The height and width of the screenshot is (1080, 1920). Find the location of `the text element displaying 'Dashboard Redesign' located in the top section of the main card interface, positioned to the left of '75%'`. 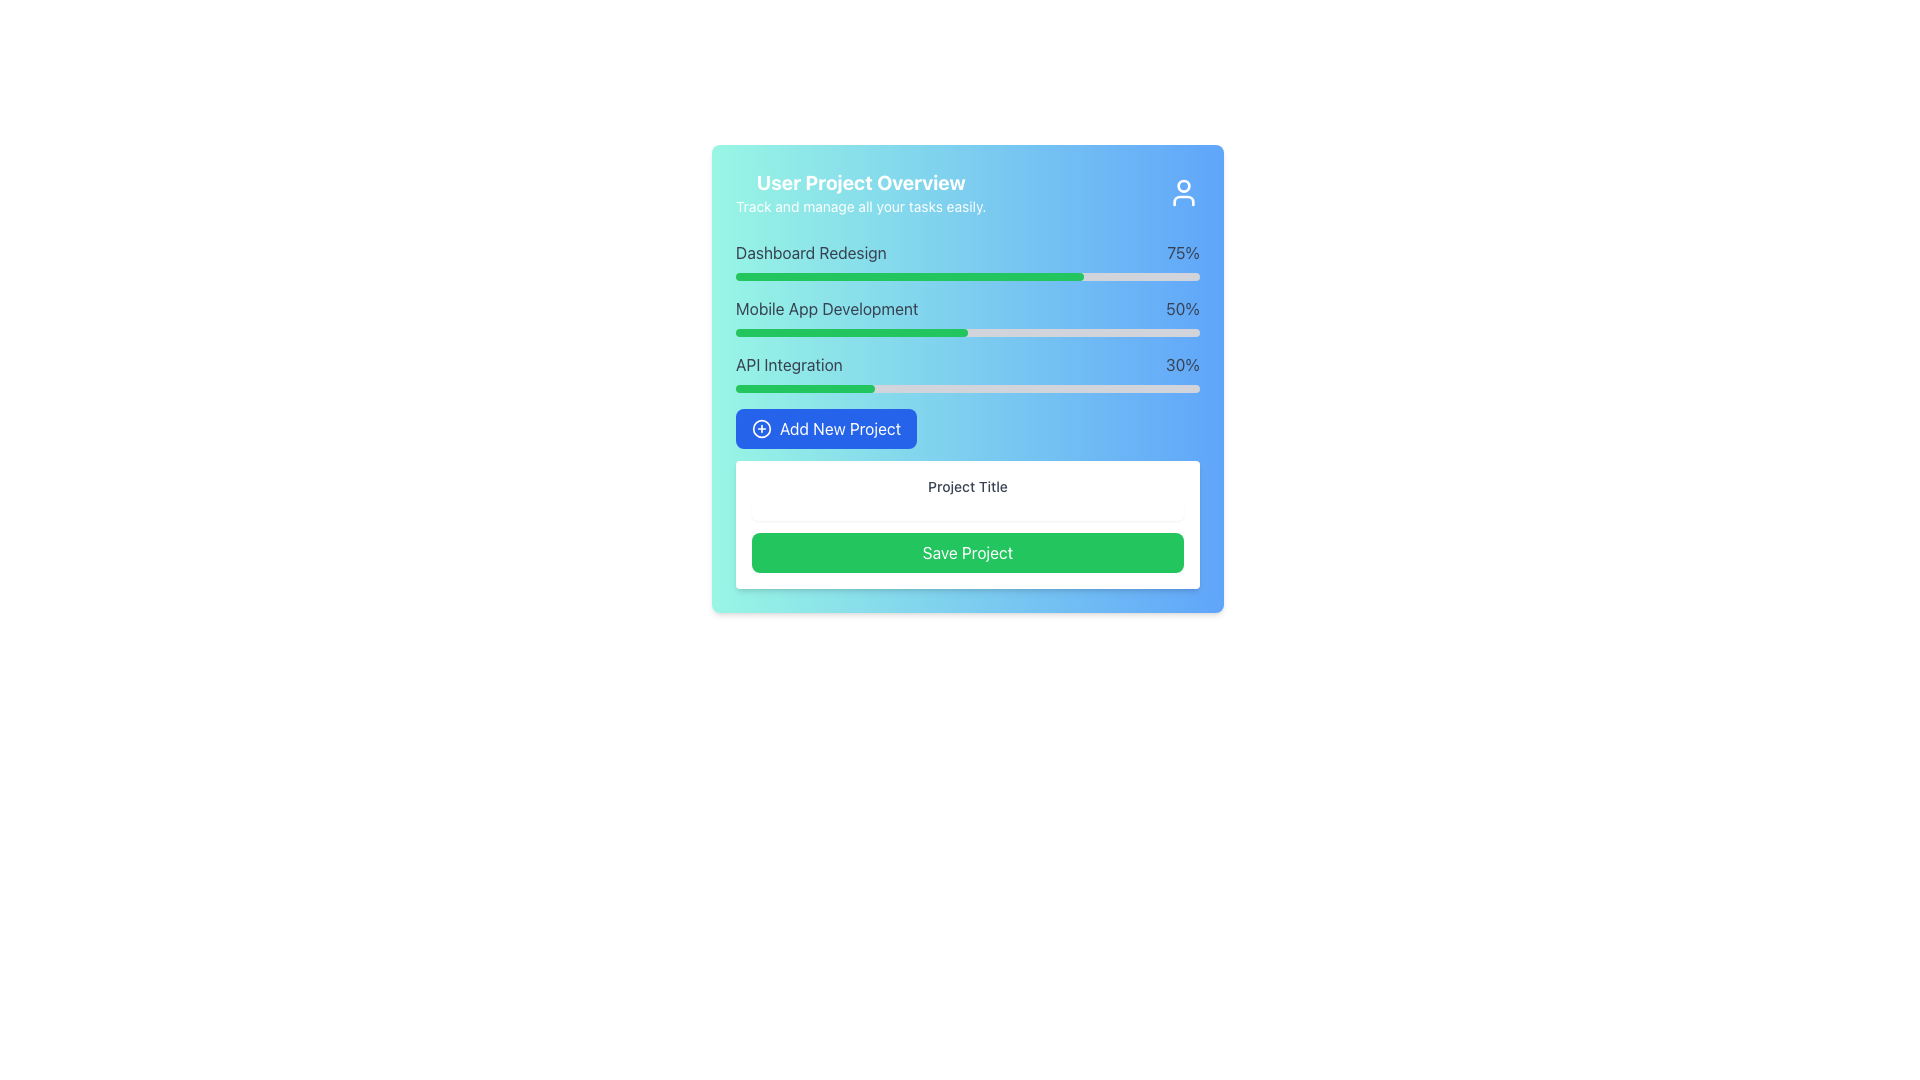

the text element displaying 'Dashboard Redesign' located in the top section of the main card interface, positioned to the left of '75%' is located at coordinates (811, 252).